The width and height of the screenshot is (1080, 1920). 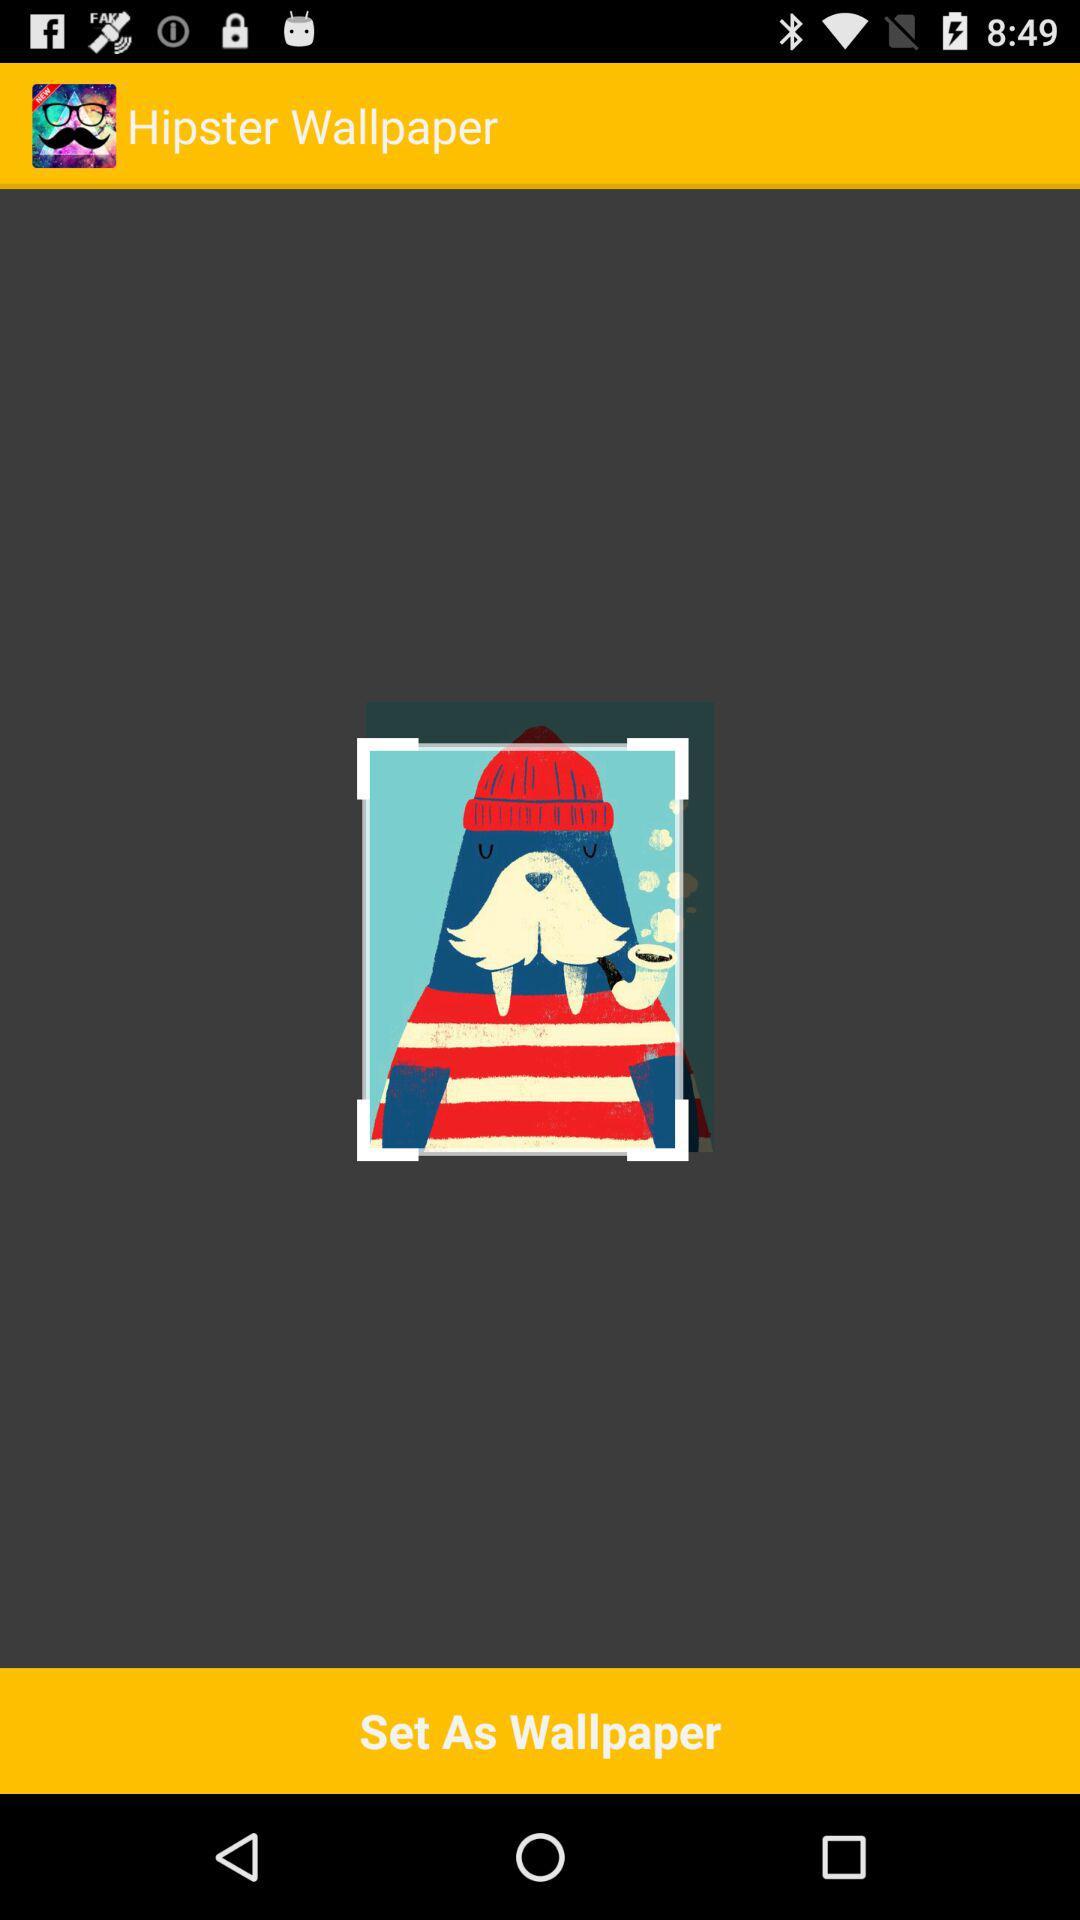 What do you see at coordinates (540, 1730) in the screenshot?
I see `set as wallpaper button` at bounding box center [540, 1730].